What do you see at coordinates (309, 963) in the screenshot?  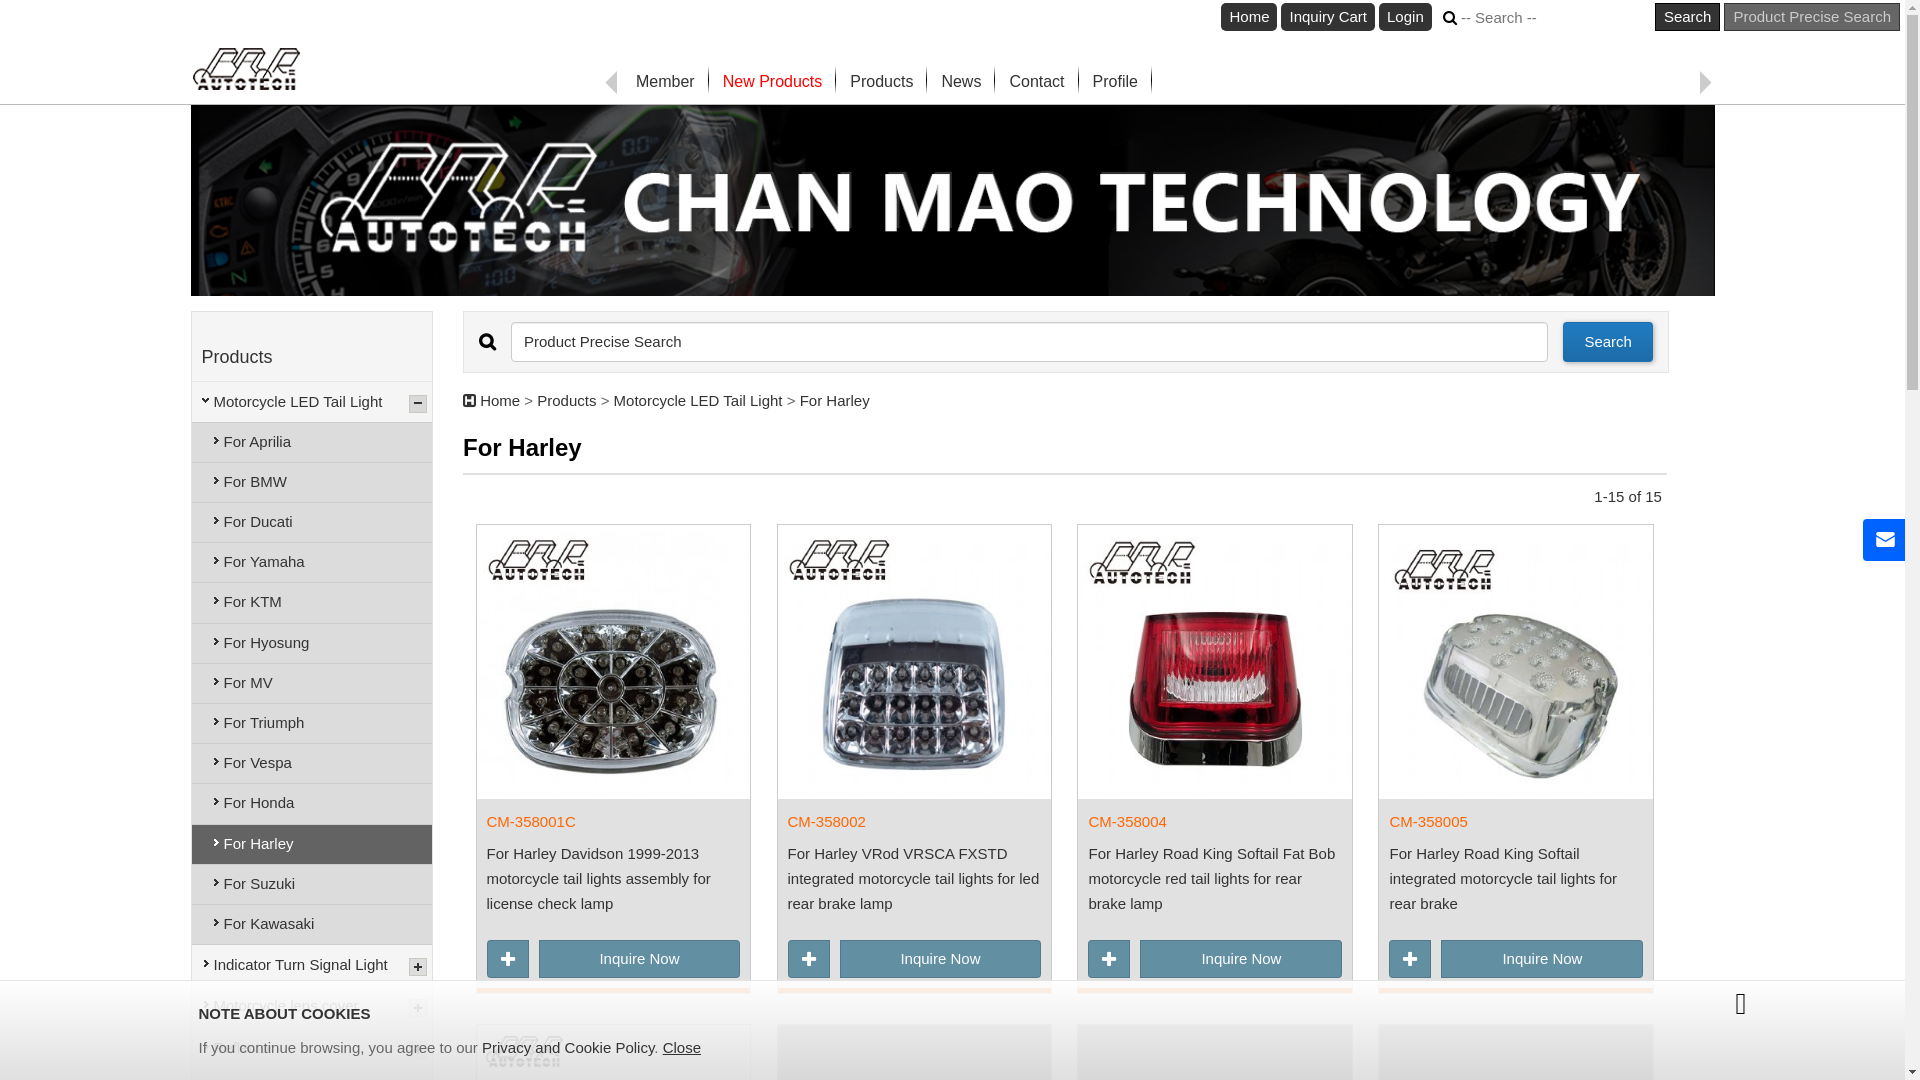 I see `'Indicator Turn Signal Light'` at bounding box center [309, 963].